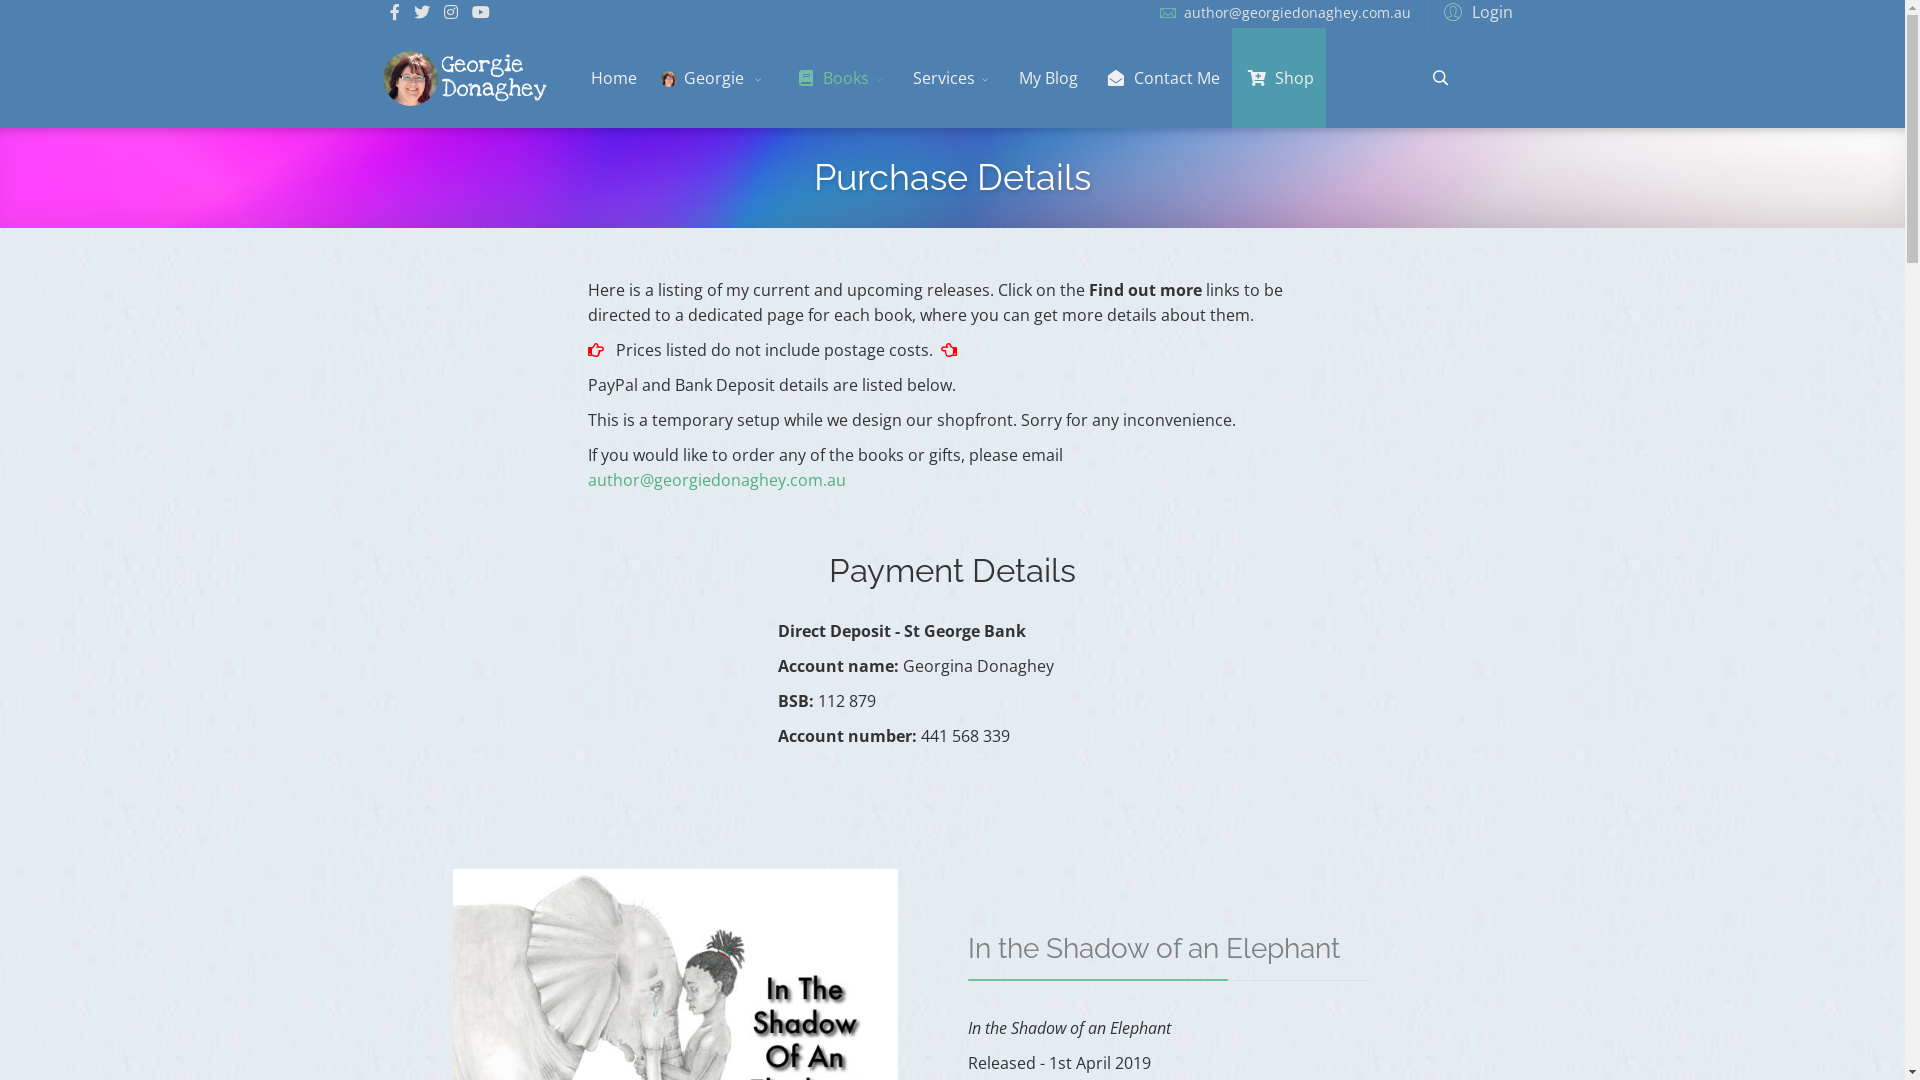 The width and height of the screenshot is (1920, 1080). What do you see at coordinates (613, 76) in the screenshot?
I see `'Home'` at bounding box center [613, 76].